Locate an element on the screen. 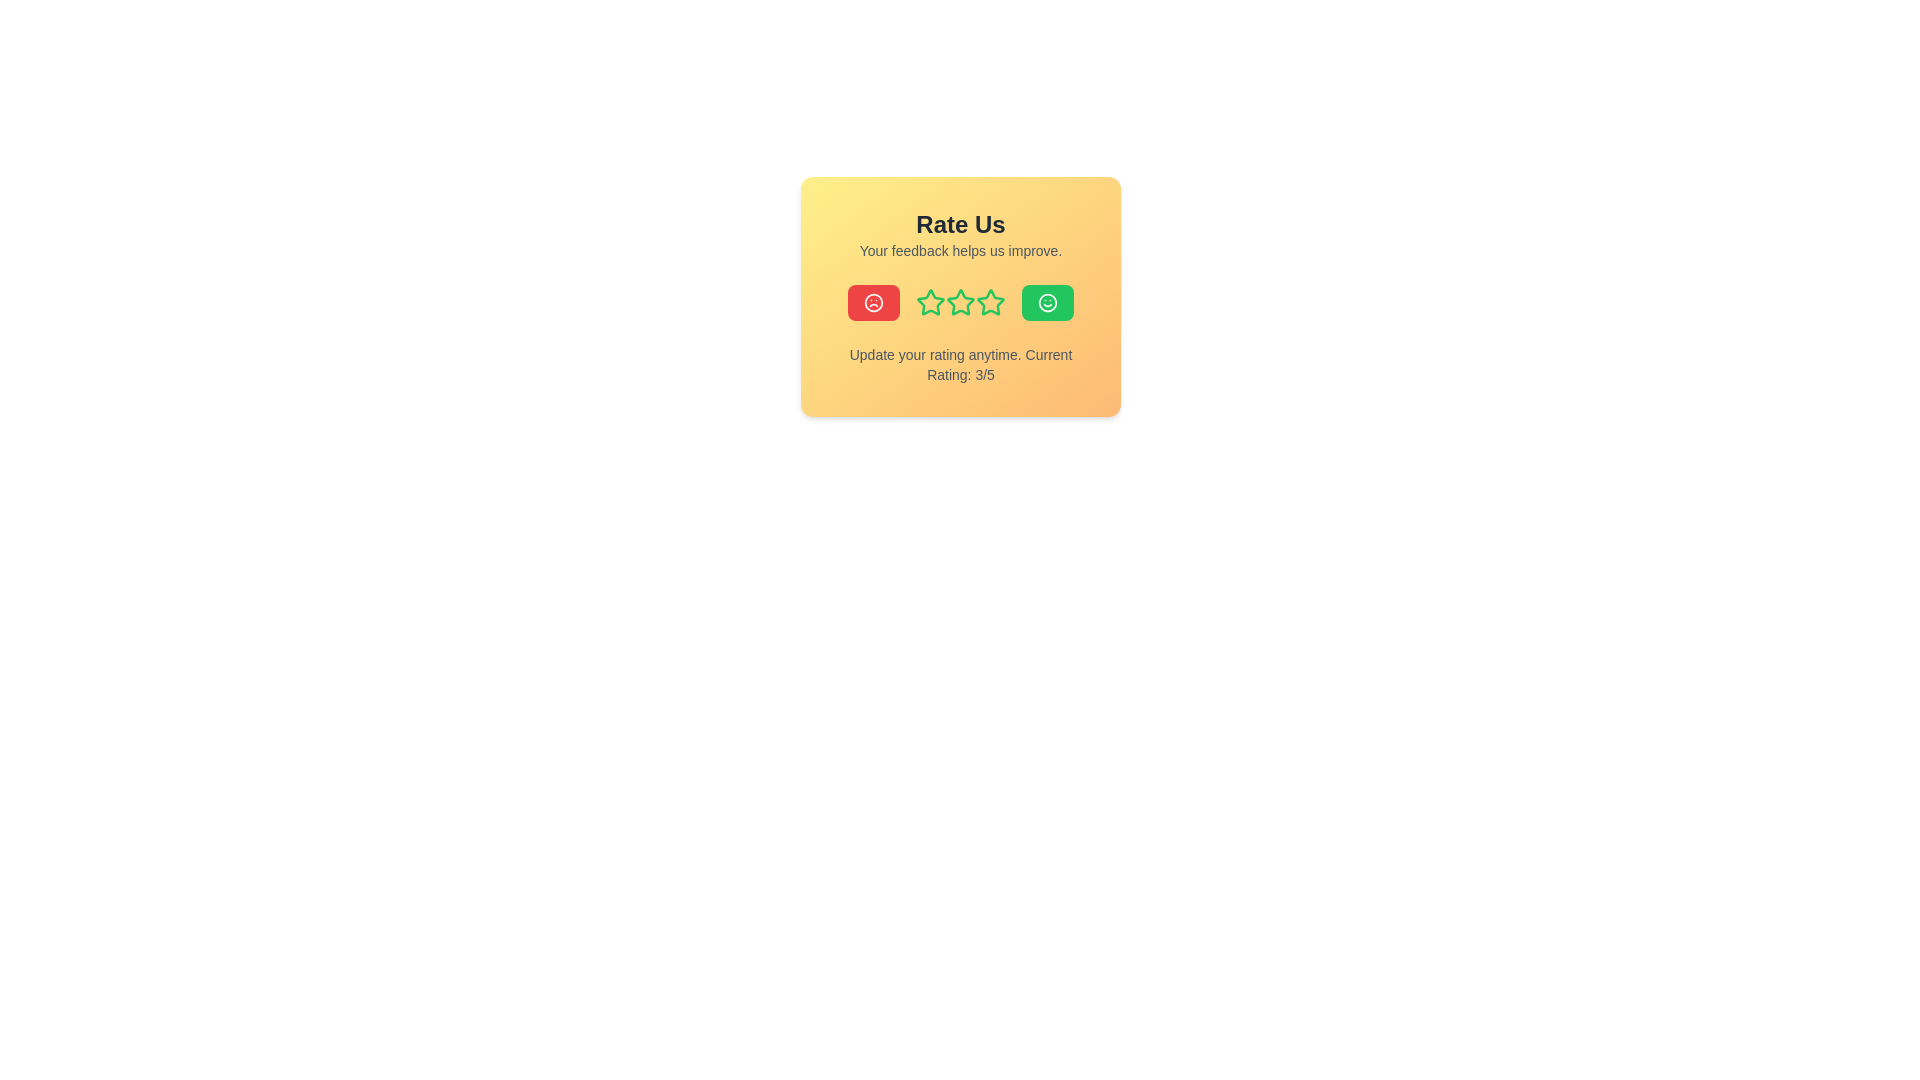  the green-colored star icon, which is the second star in a horizontal sequence of five stars is located at coordinates (930, 303).